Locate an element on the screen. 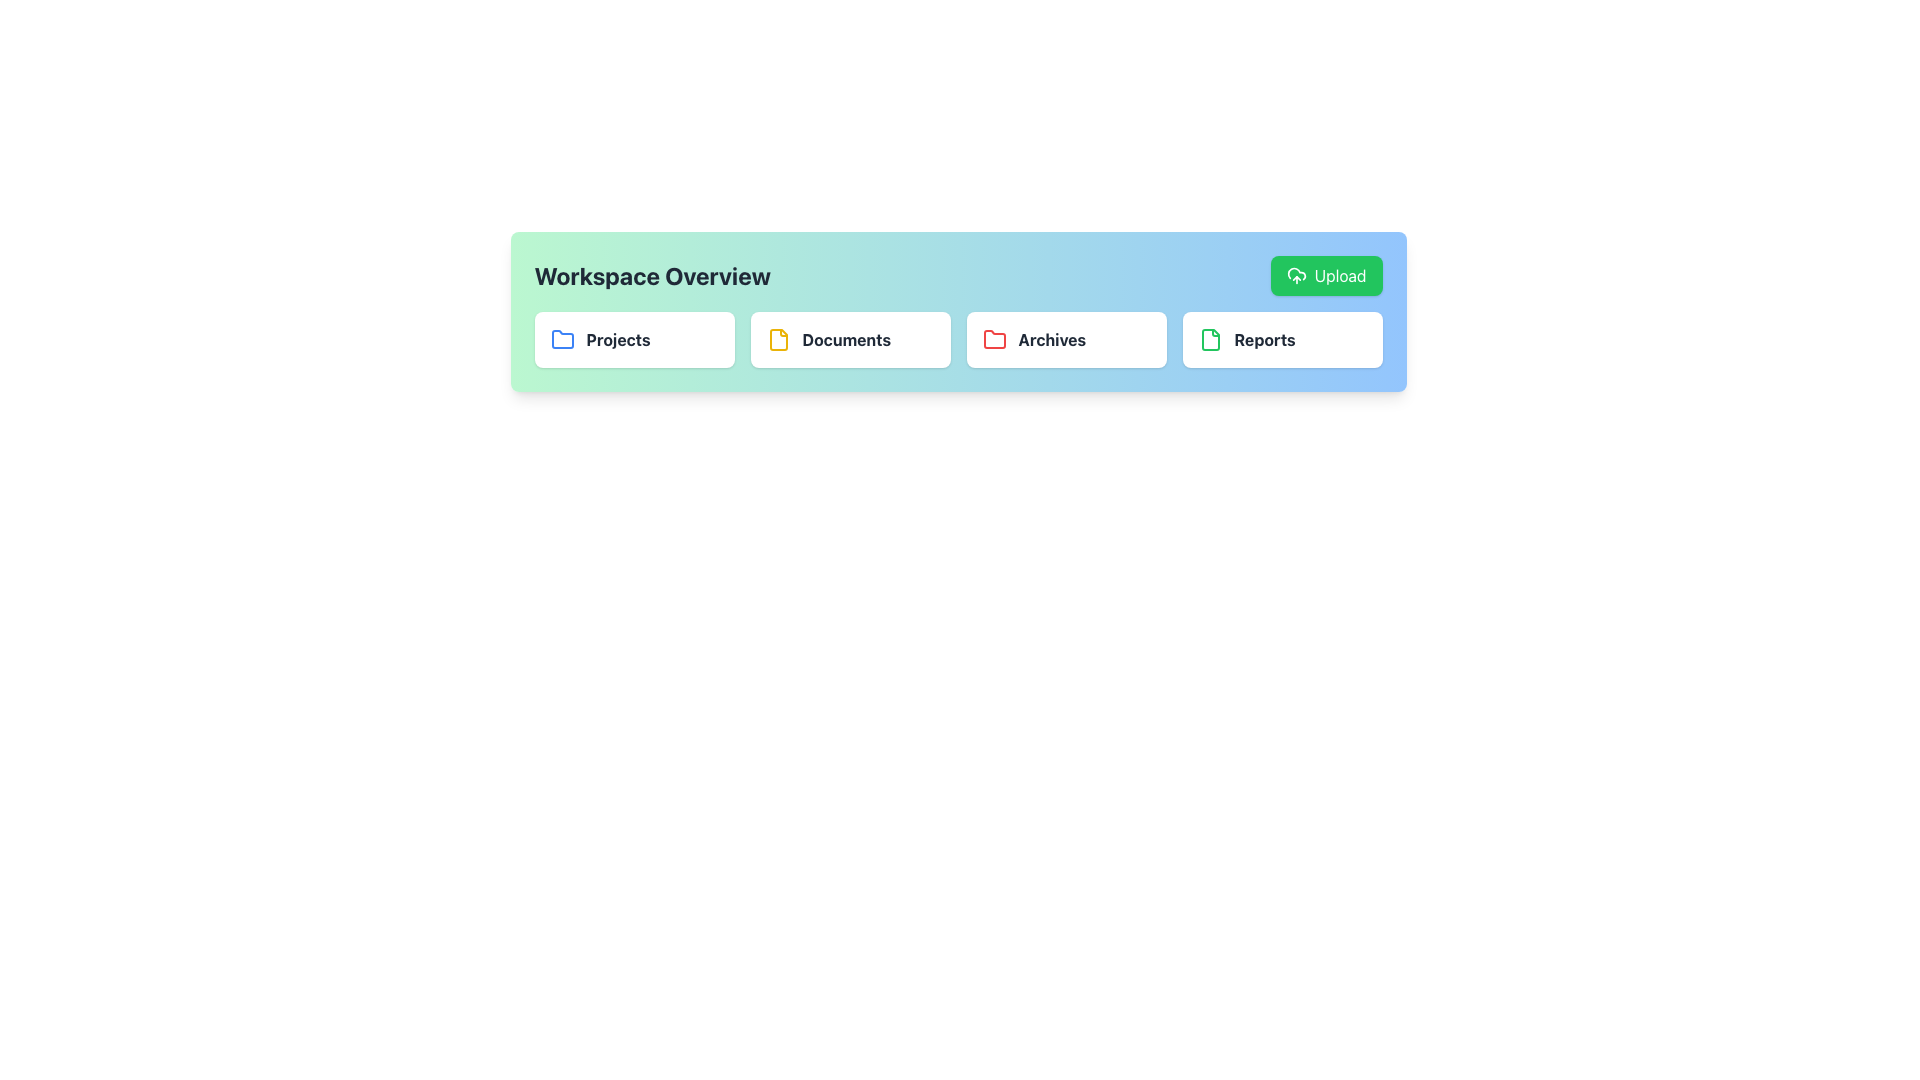 The width and height of the screenshot is (1920, 1080). the small cloud-shaped icon with an upwards arrow inside a green button labeled 'Upload' located at the top-right corner of the toolbar is located at coordinates (1296, 276).